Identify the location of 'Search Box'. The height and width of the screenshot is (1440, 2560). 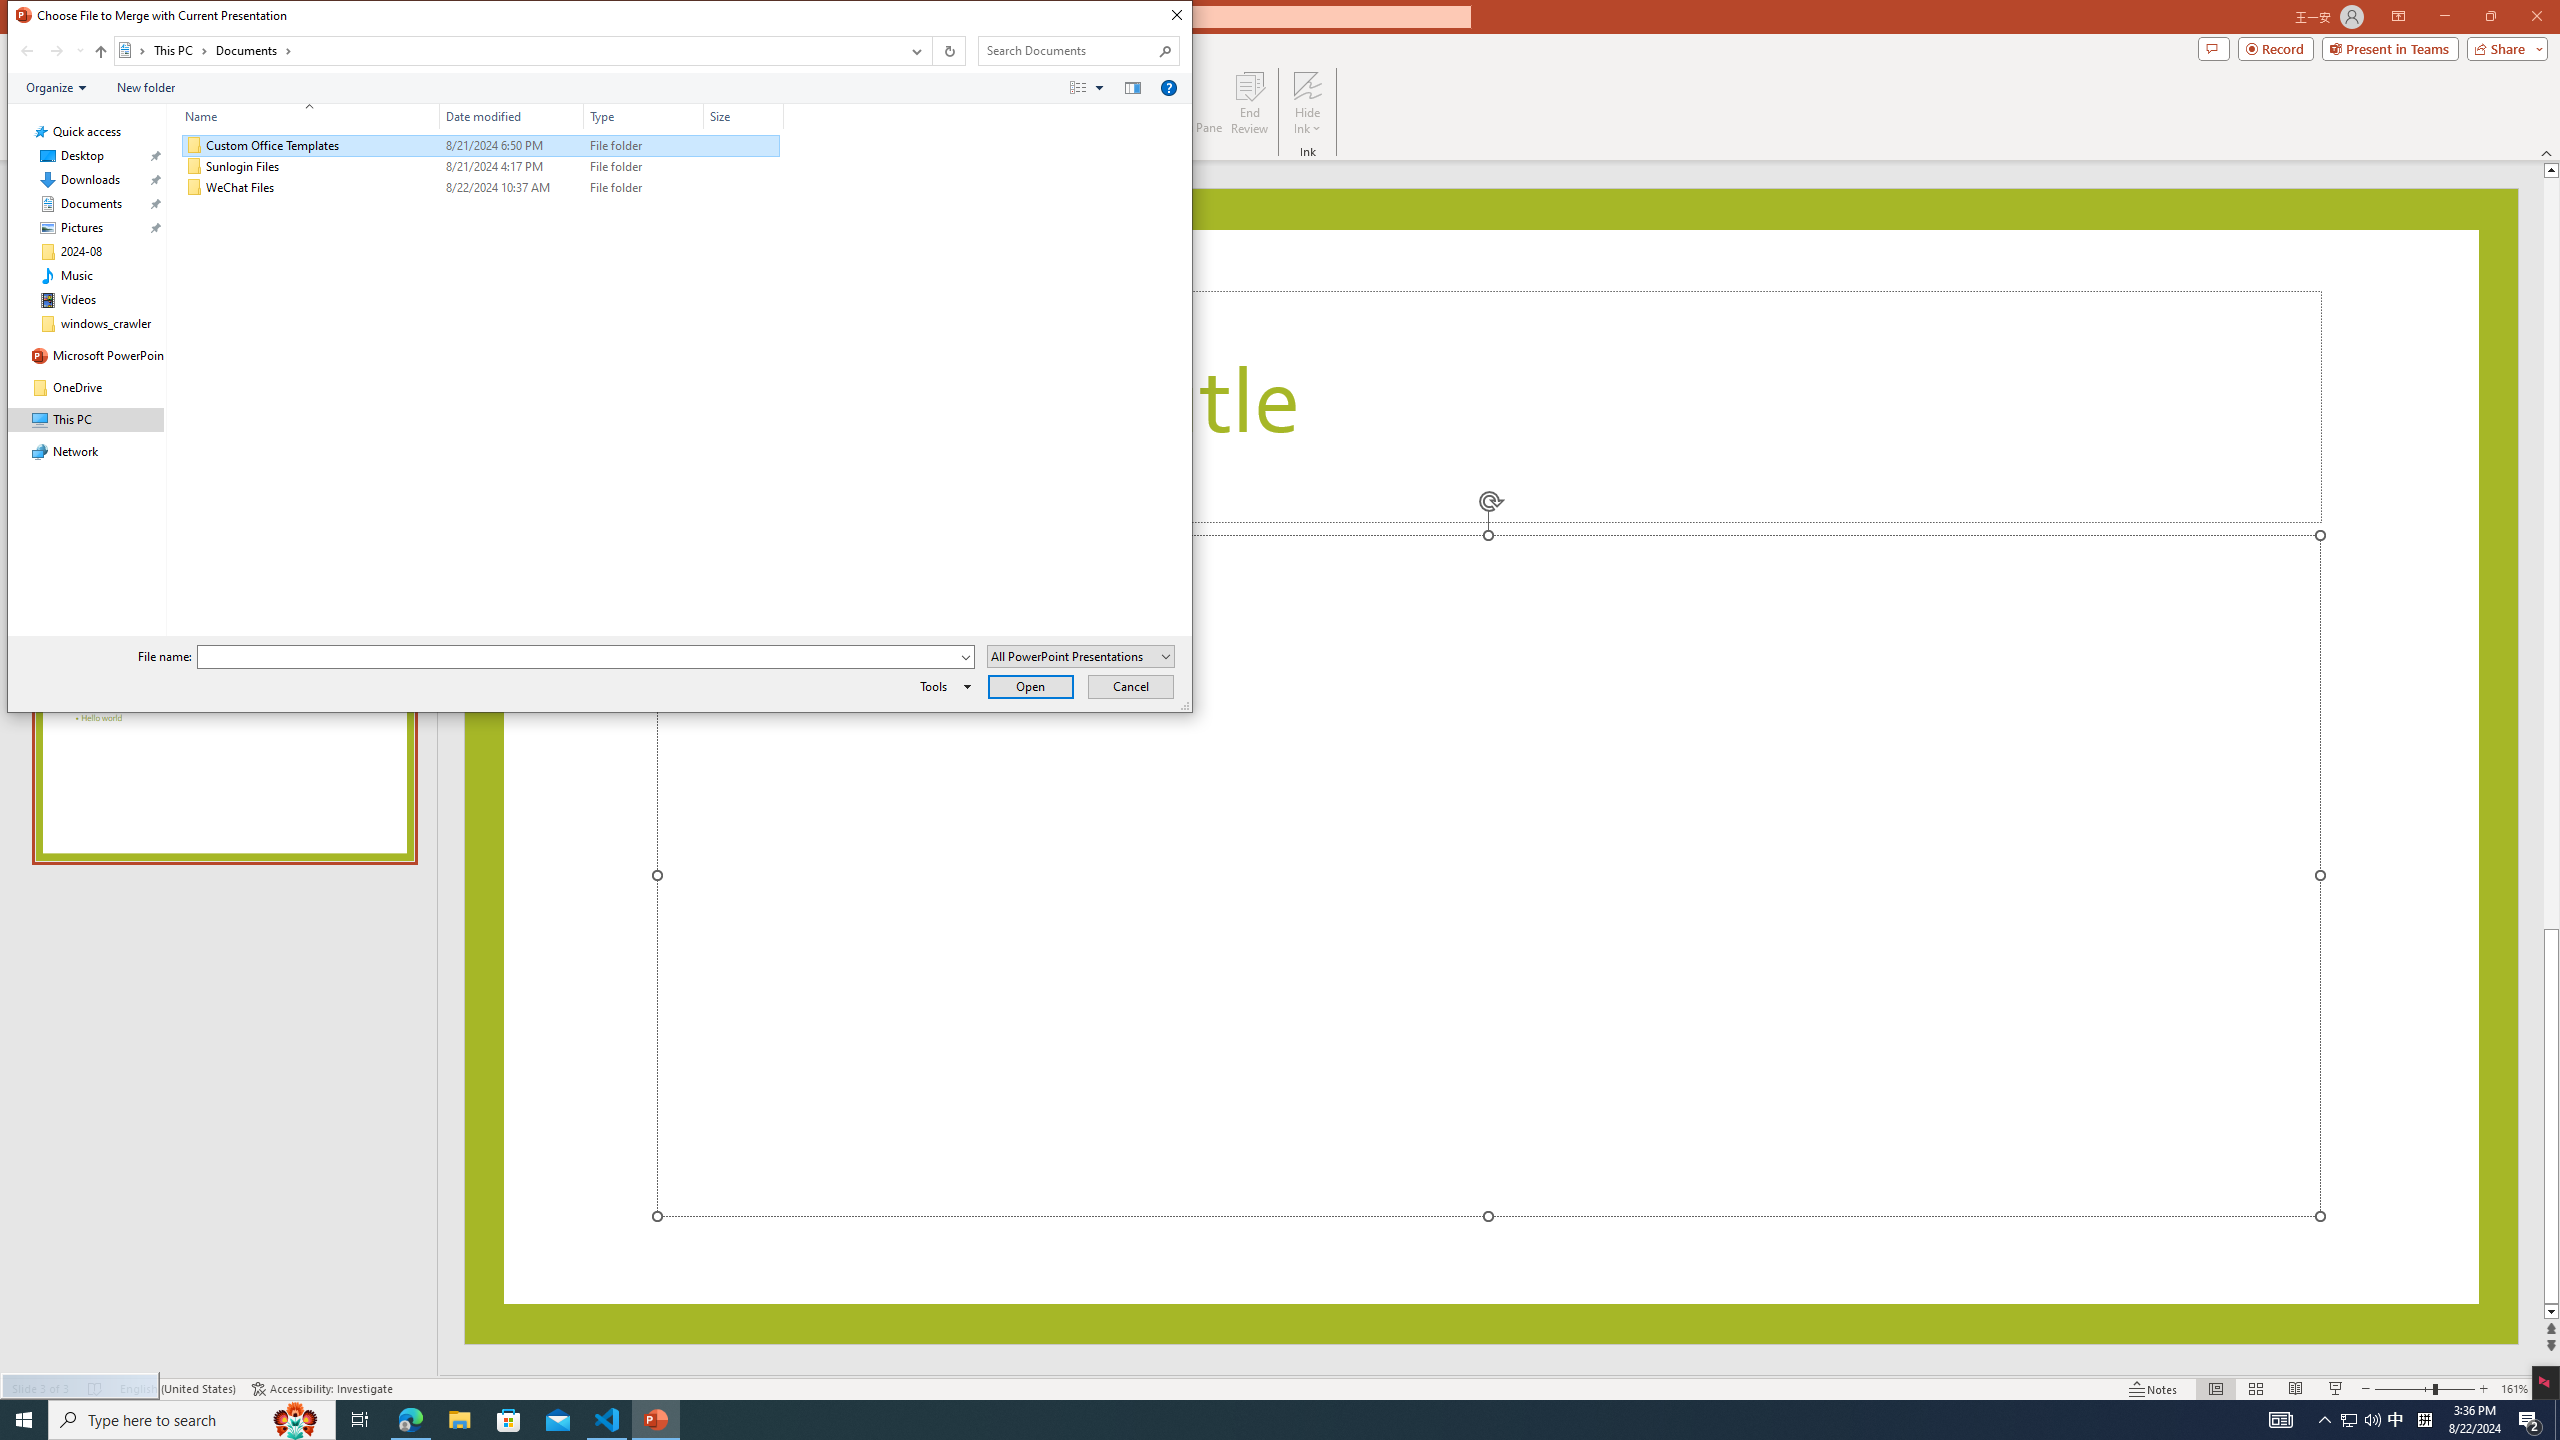
(1068, 49).